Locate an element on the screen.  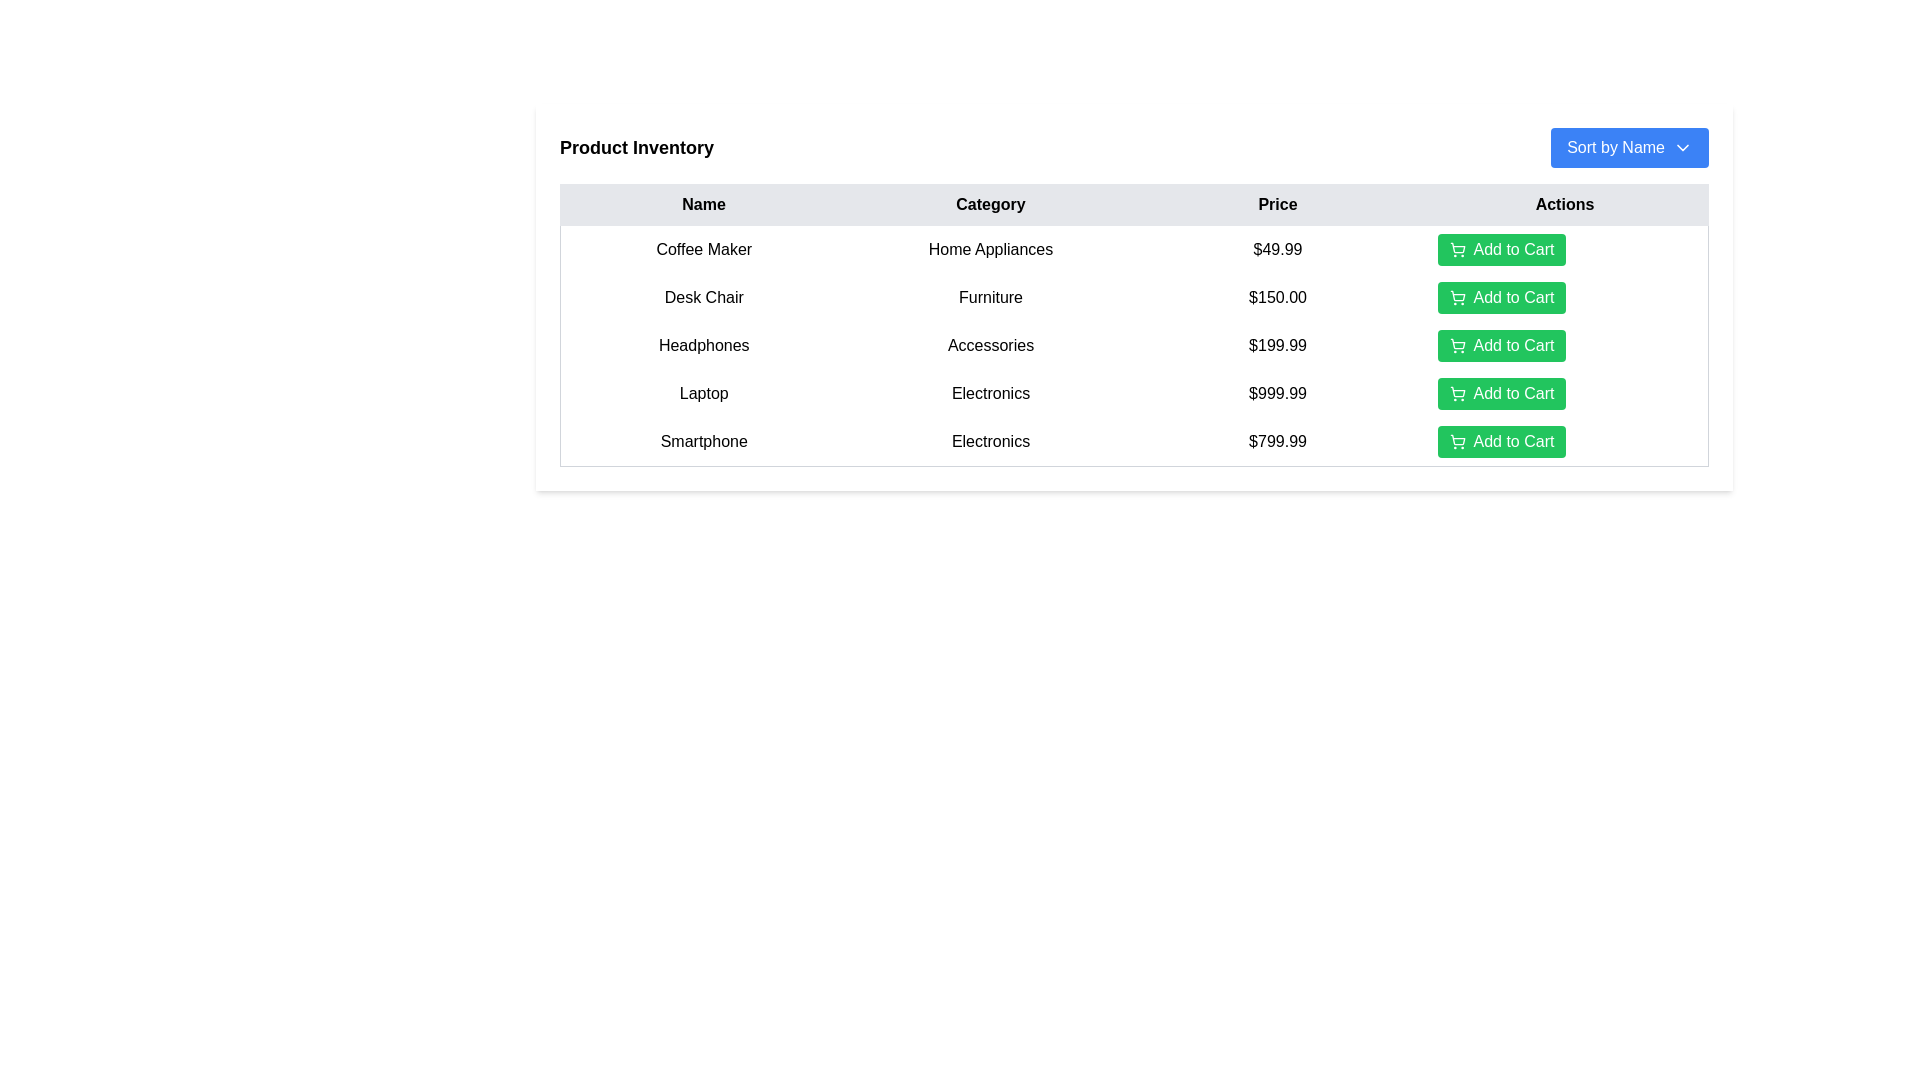
the green 'Add to Cart' button positioned in the rightmost column of the table under the 'Actions' header, aligned with the 'Smartphone' row is located at coordinates (1563, 441).